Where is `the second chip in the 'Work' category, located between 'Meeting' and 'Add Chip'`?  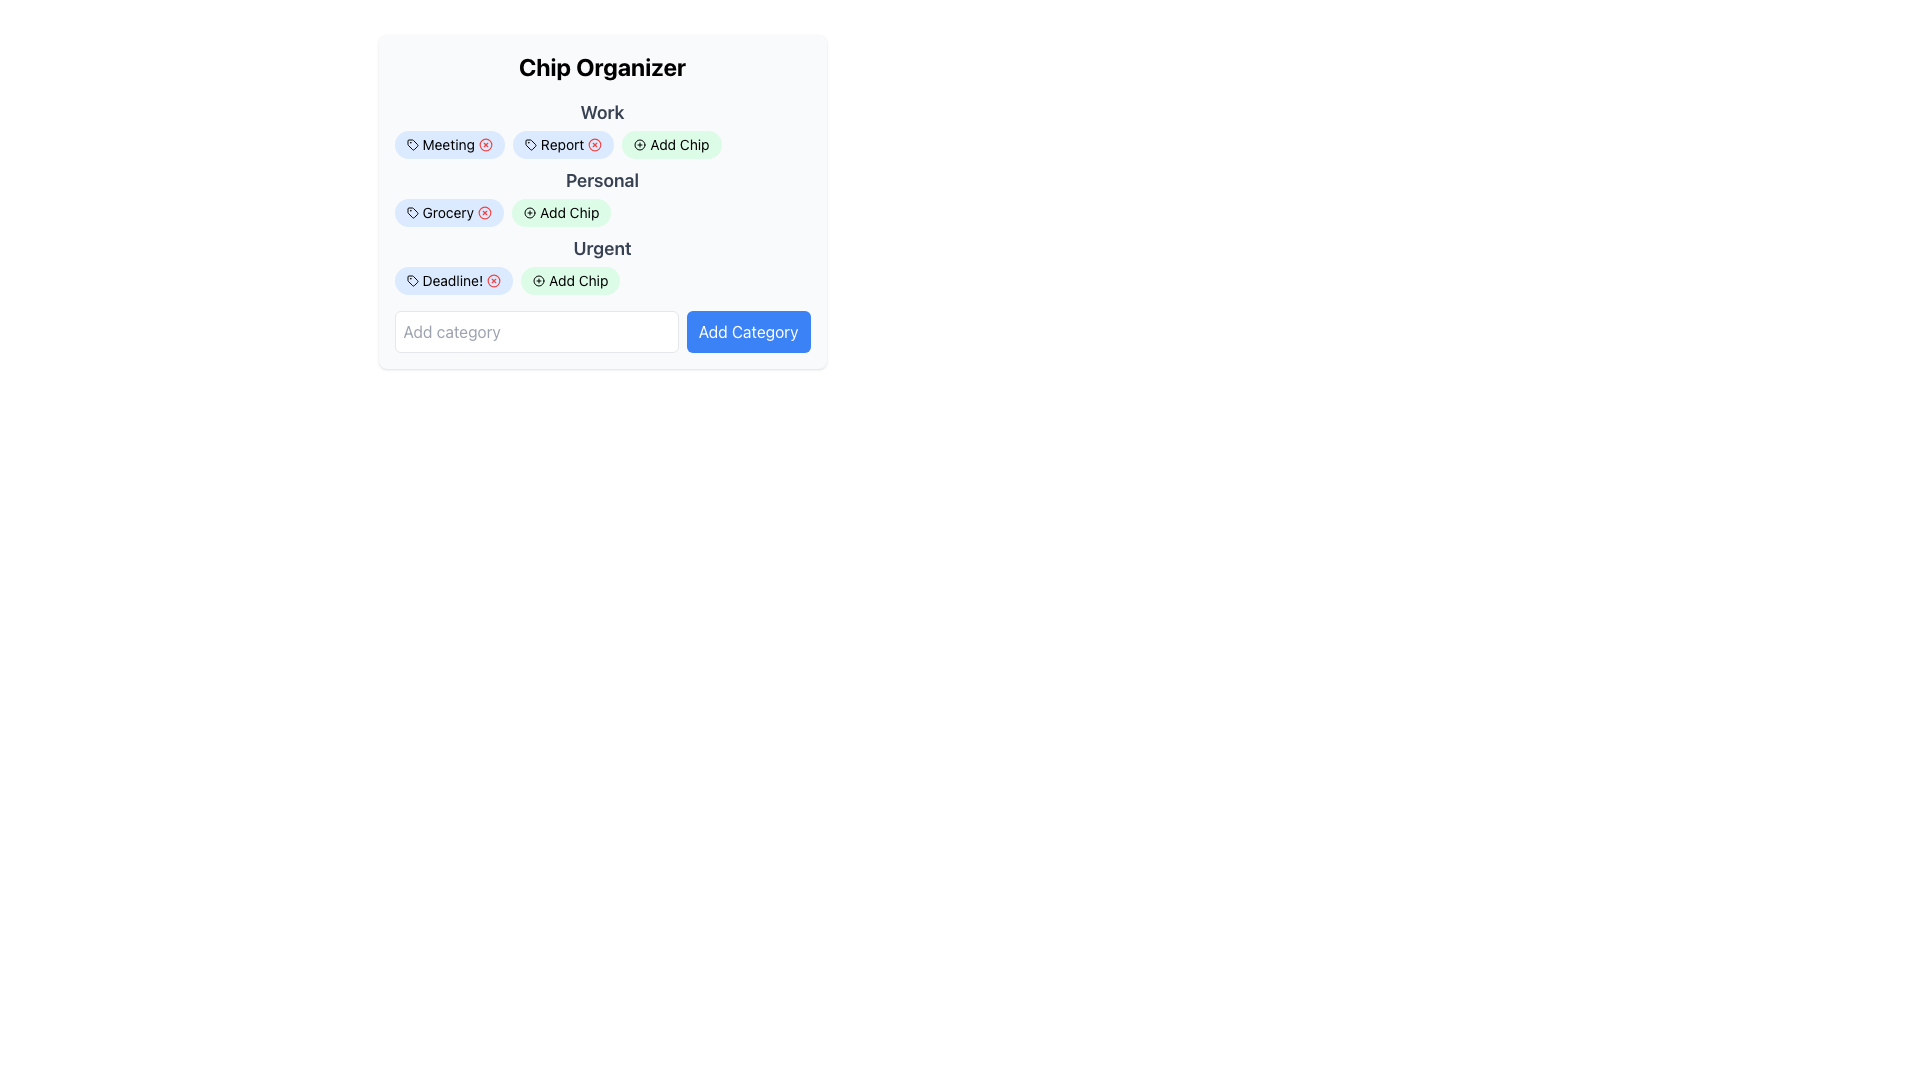 the second chip in the 'Work' category, located between 'Meeting' and 'Add Chip' is located at coordinates (601, 144).